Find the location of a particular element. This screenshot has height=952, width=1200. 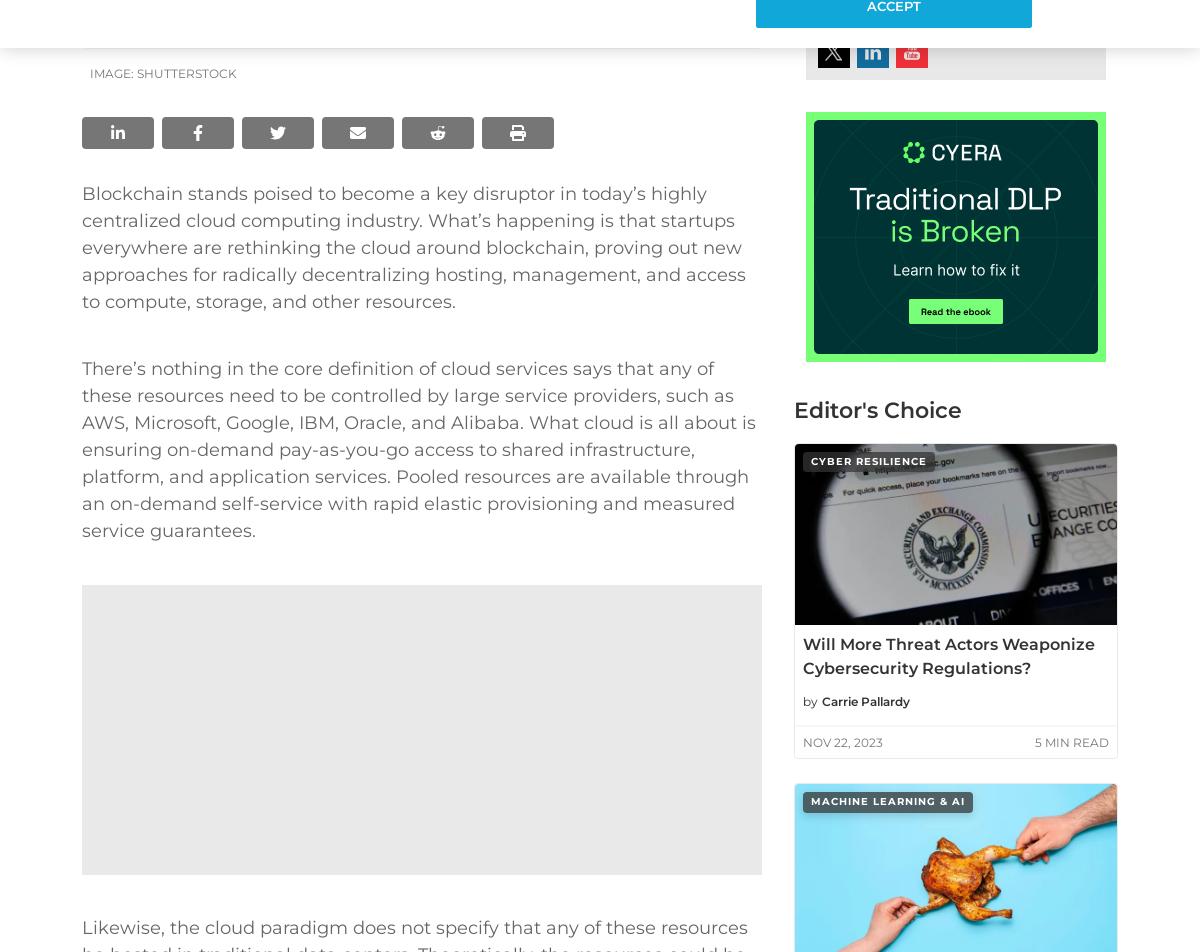

'Will More Threat Actors Weaponize Cybersecurity Regulations?' is located at coordinates (948, 656).